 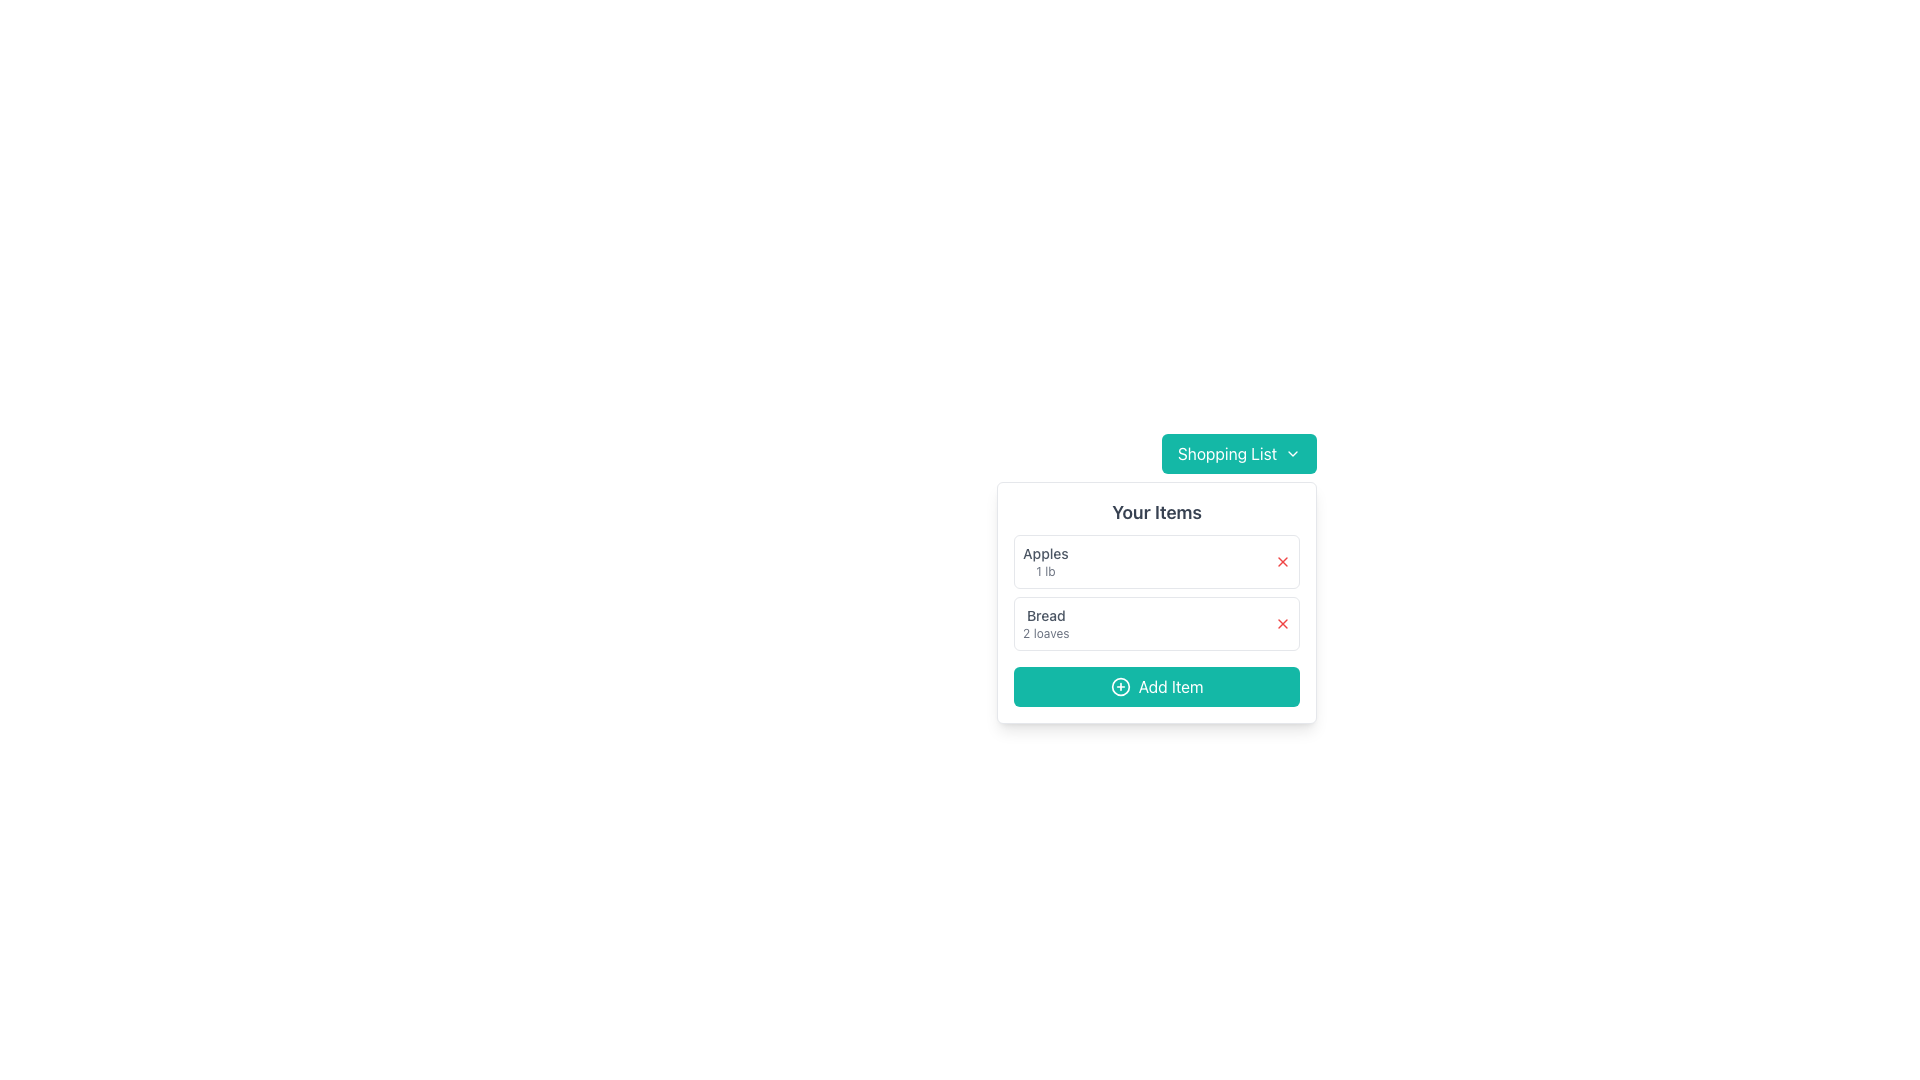 I want to click on the small red 'X' button on the far right side of the 'Bread 2 loaves' row in the shopping list interface to trigger its hover state, so click(x=1283, y=623).